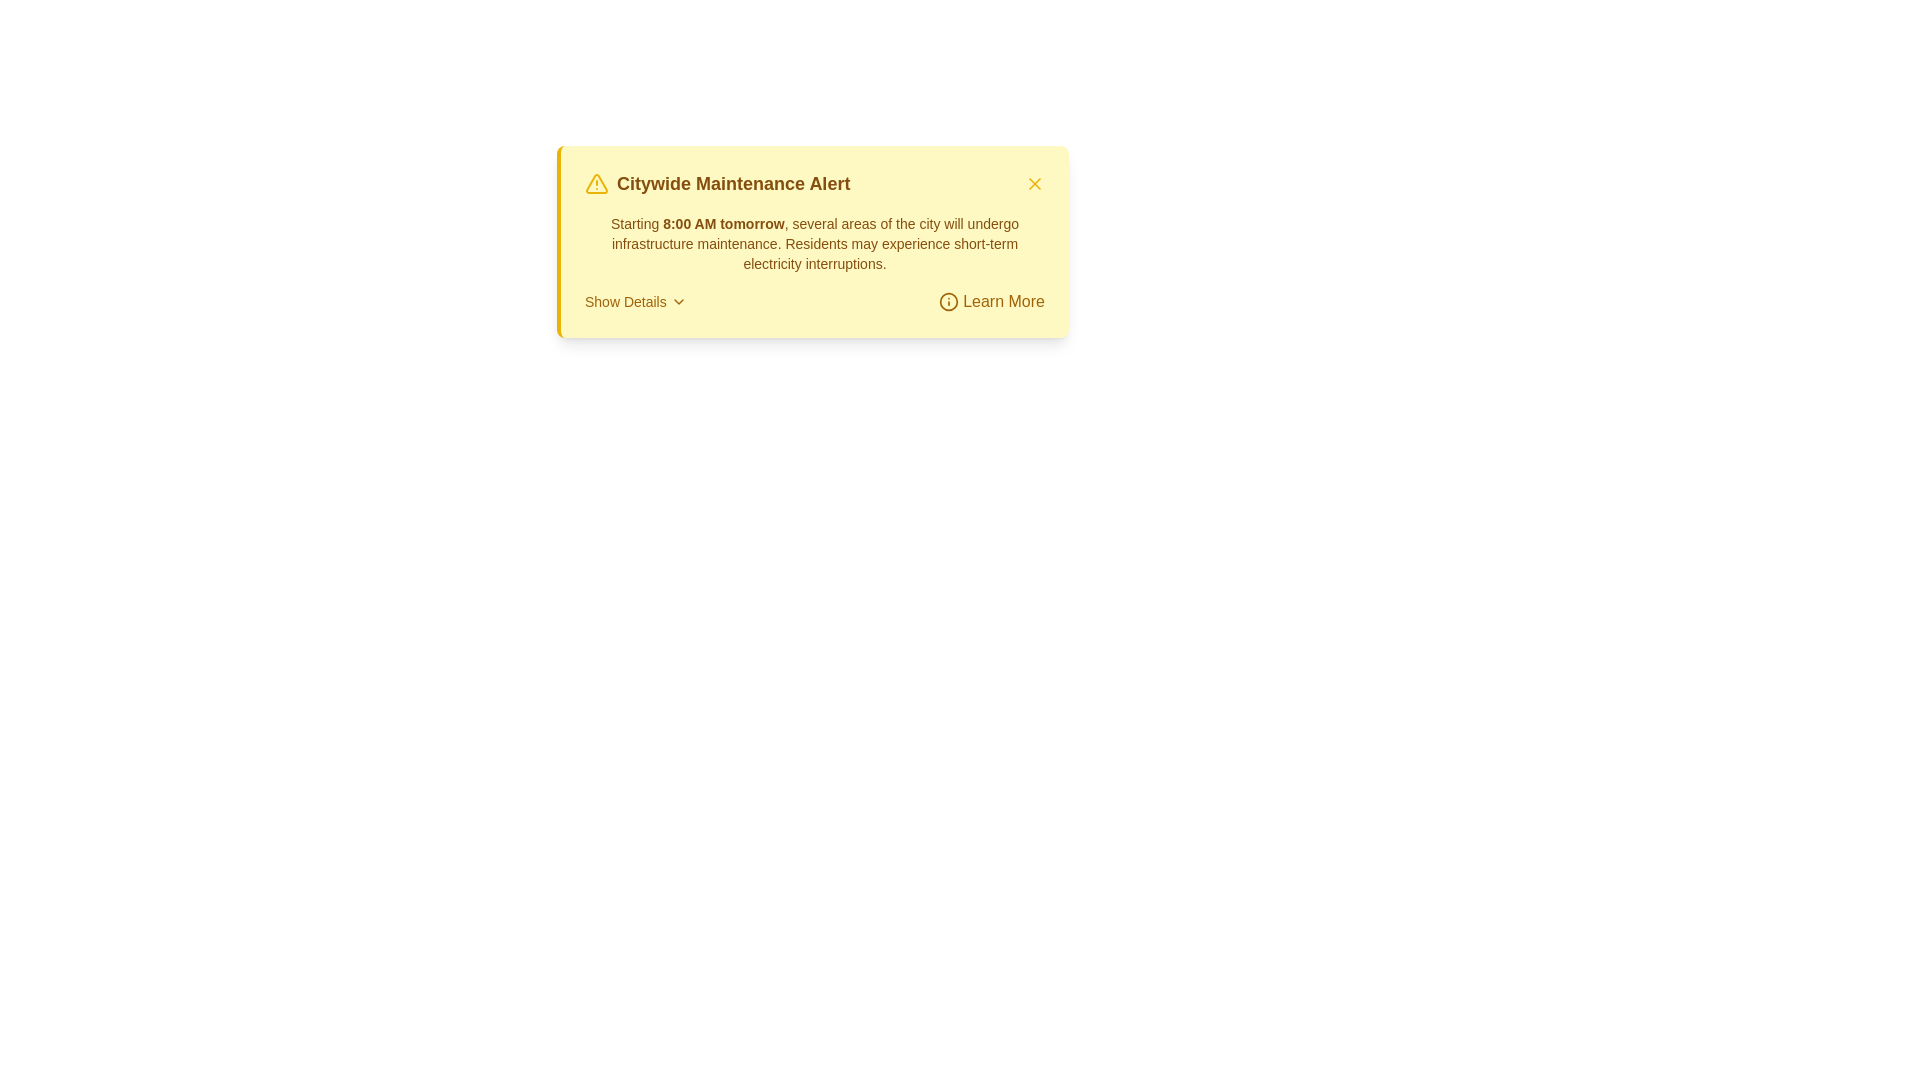  What do you see at coordinates (634, 301) in the screenshot?
I see `the button located at the bottom left of the yellow notification box` at bounding box center [634, 301].